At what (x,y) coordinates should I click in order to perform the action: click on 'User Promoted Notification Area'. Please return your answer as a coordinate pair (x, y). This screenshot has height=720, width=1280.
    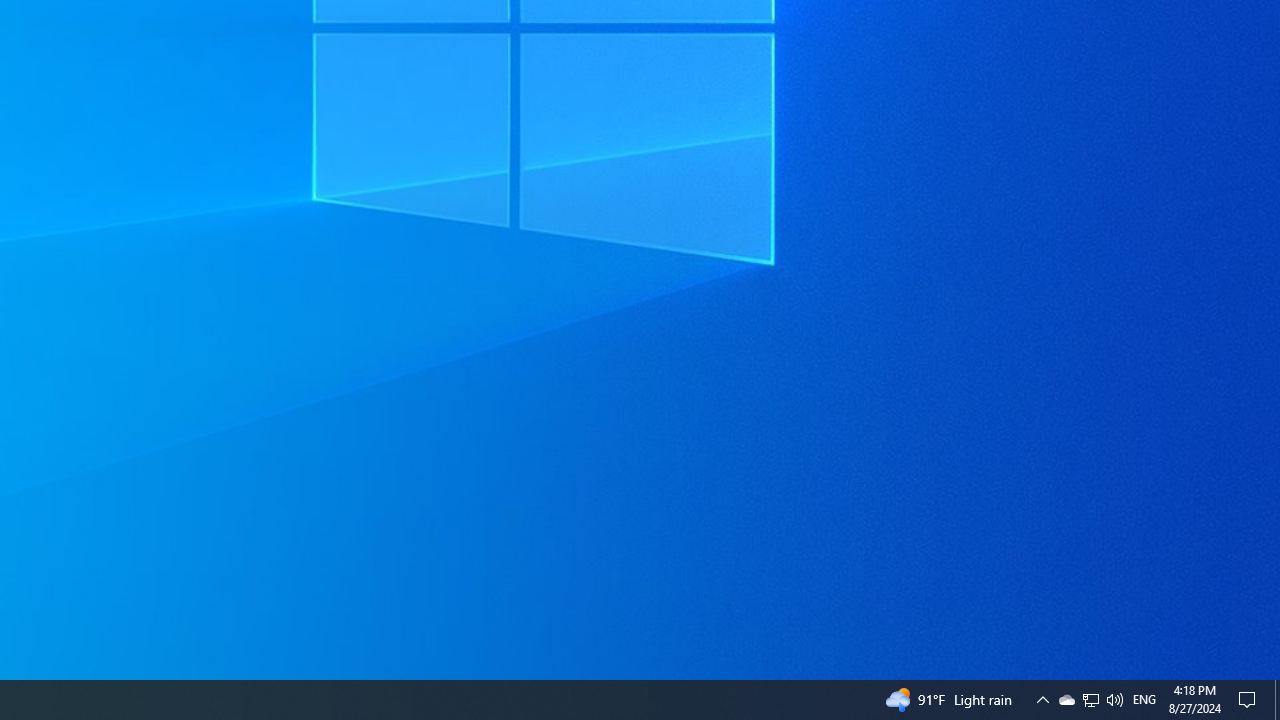
    Looking at the image, I should click on (1089, 698).